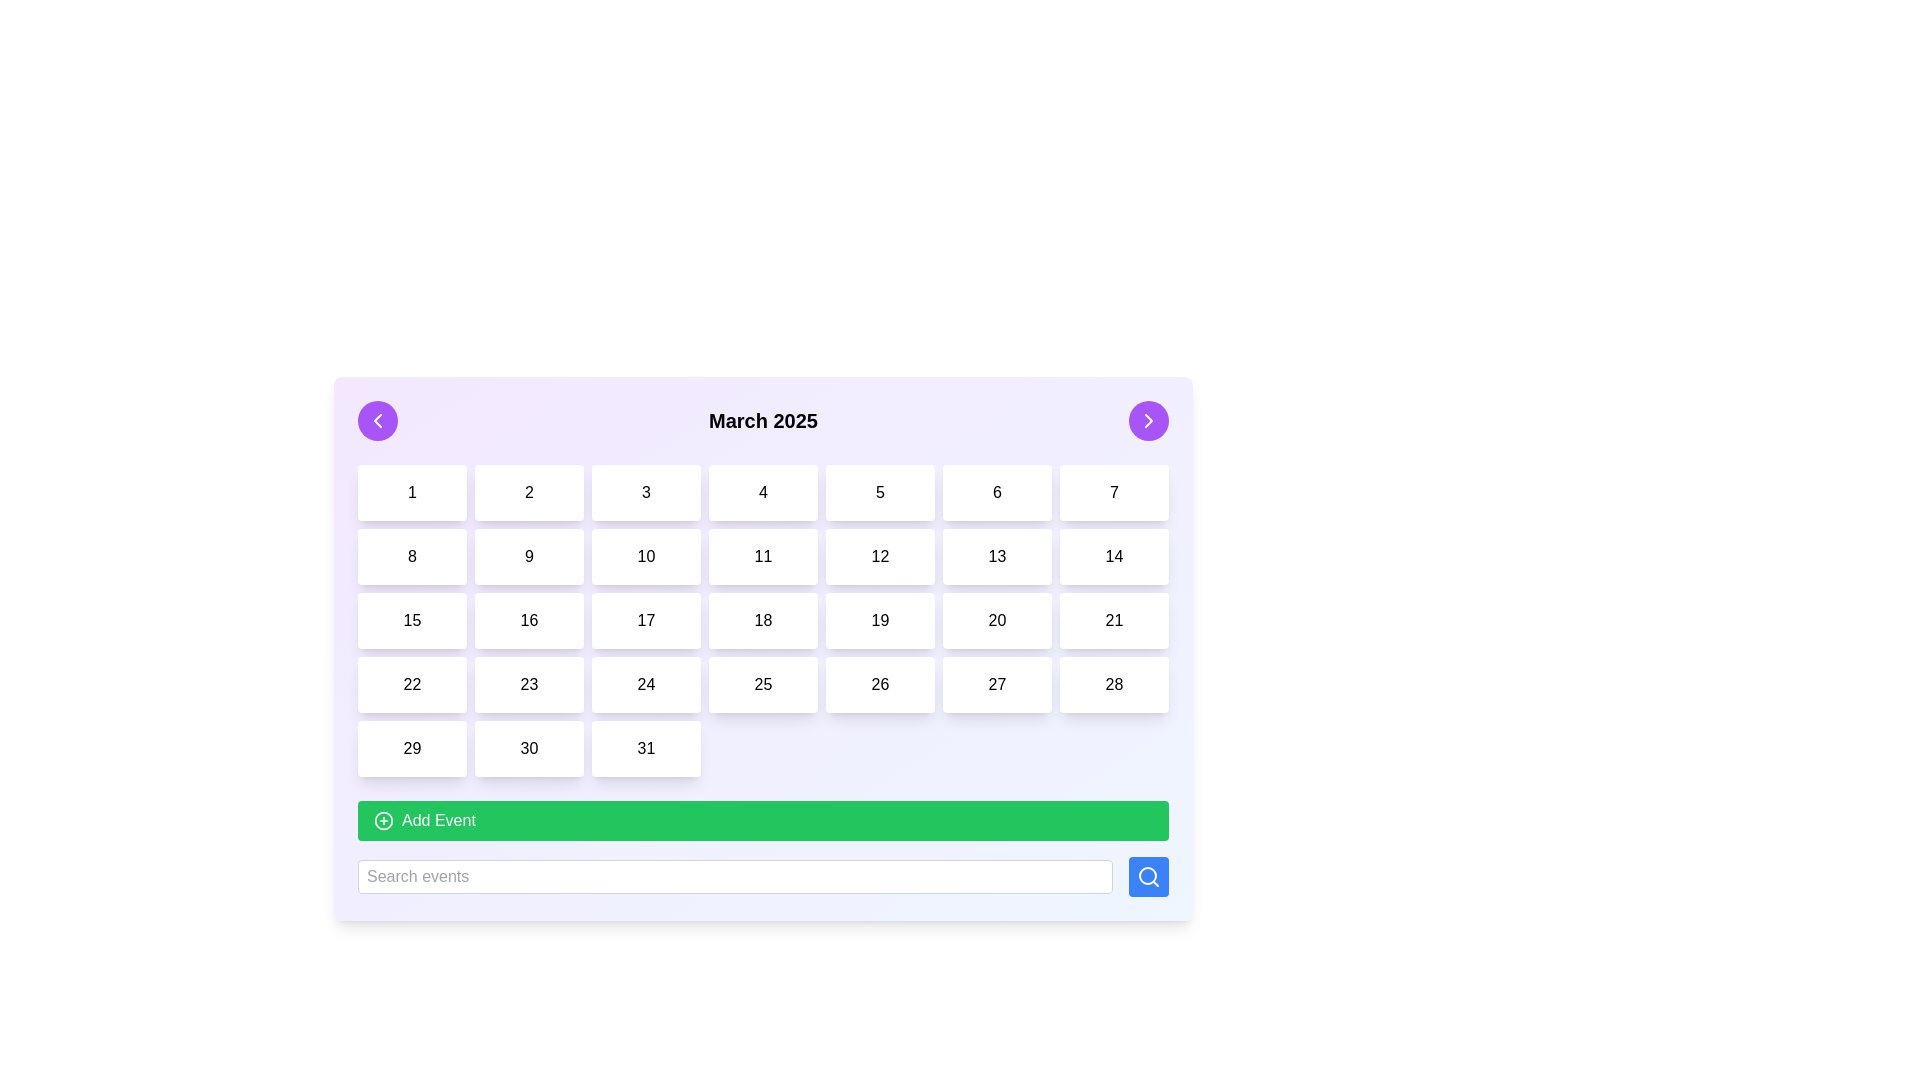 This screenshot has width=1920, height=1080. Describe the element at coordinates (1148, 419) in the screenshot. I see `the purple circular button with a chevron design in the top-right corner of the calendar interface` at that location.